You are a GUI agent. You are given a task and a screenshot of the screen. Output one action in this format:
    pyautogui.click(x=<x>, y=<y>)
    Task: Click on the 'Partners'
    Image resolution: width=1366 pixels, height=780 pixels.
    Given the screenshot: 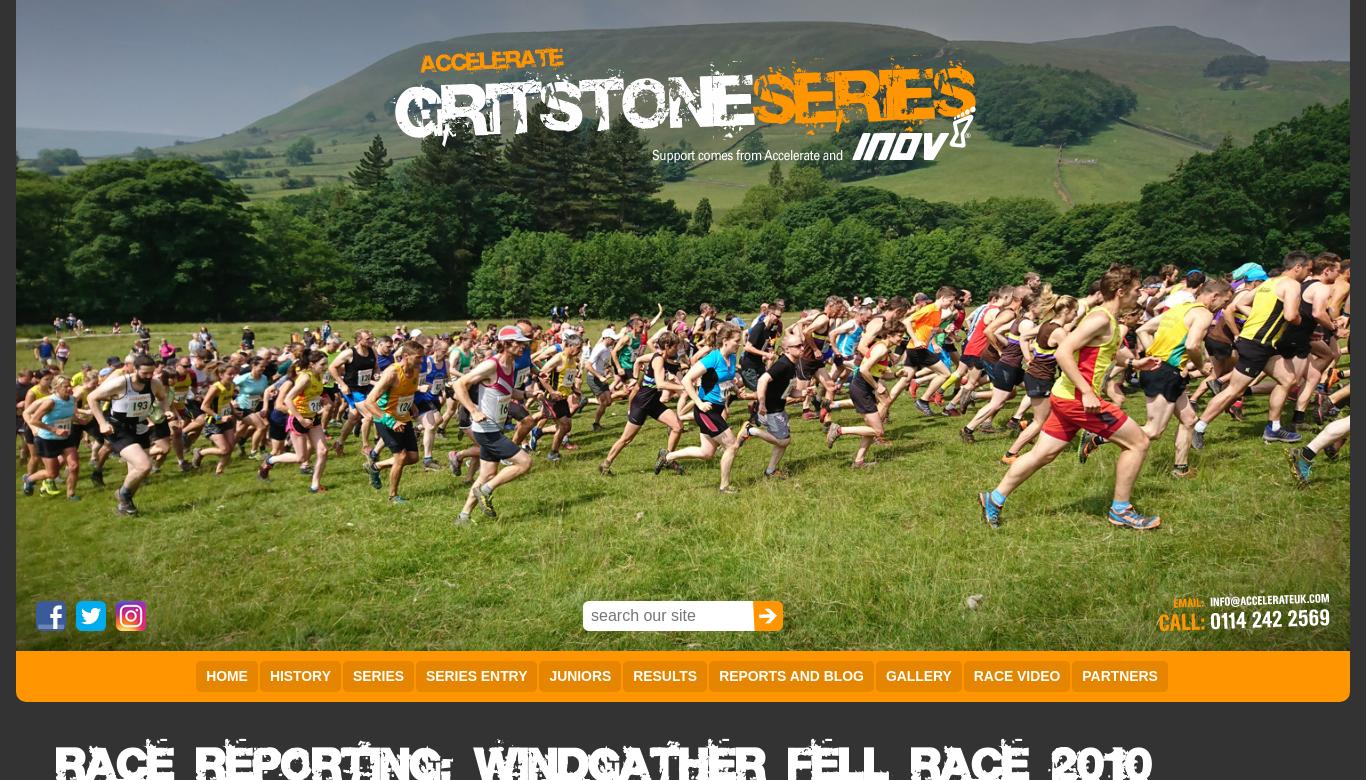 What is the action you would take?
    pyautogui.click(x=1081, y=675)
    